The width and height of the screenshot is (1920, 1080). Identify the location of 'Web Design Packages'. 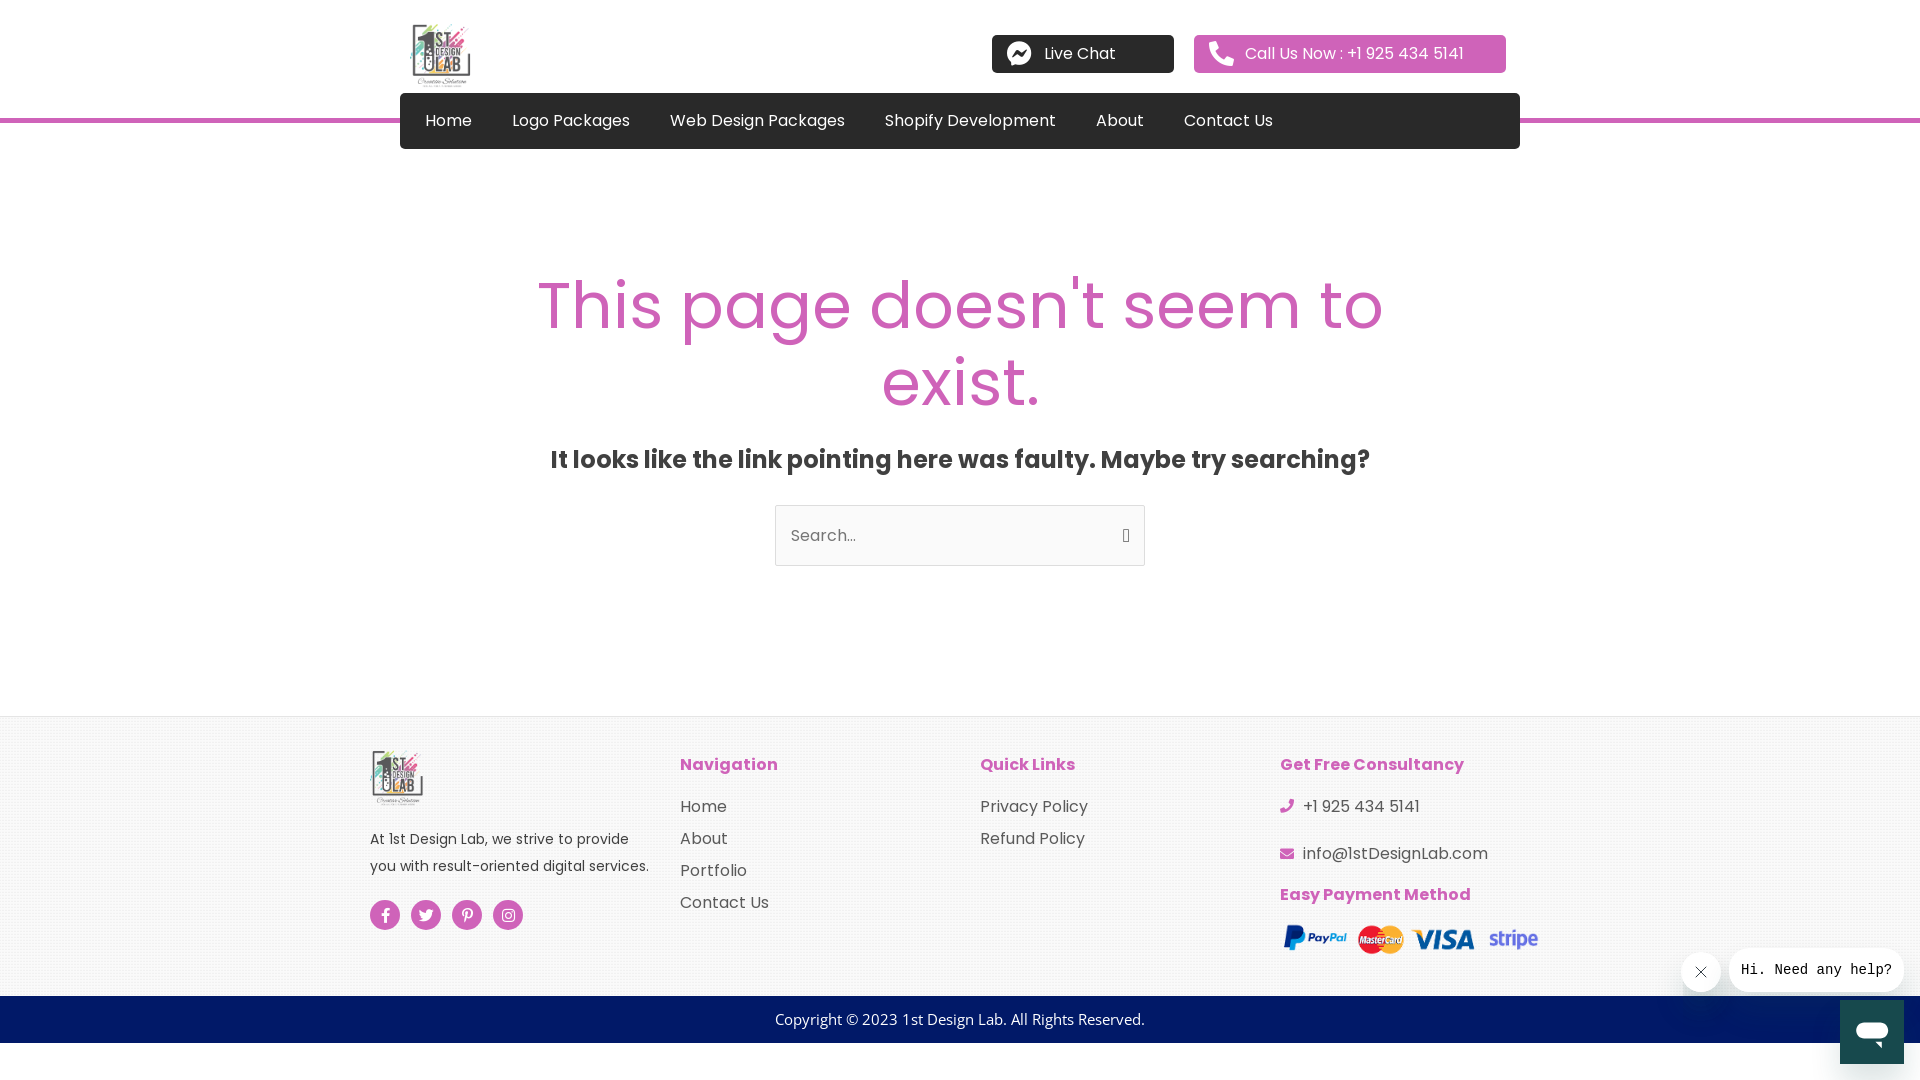
(649, 120).